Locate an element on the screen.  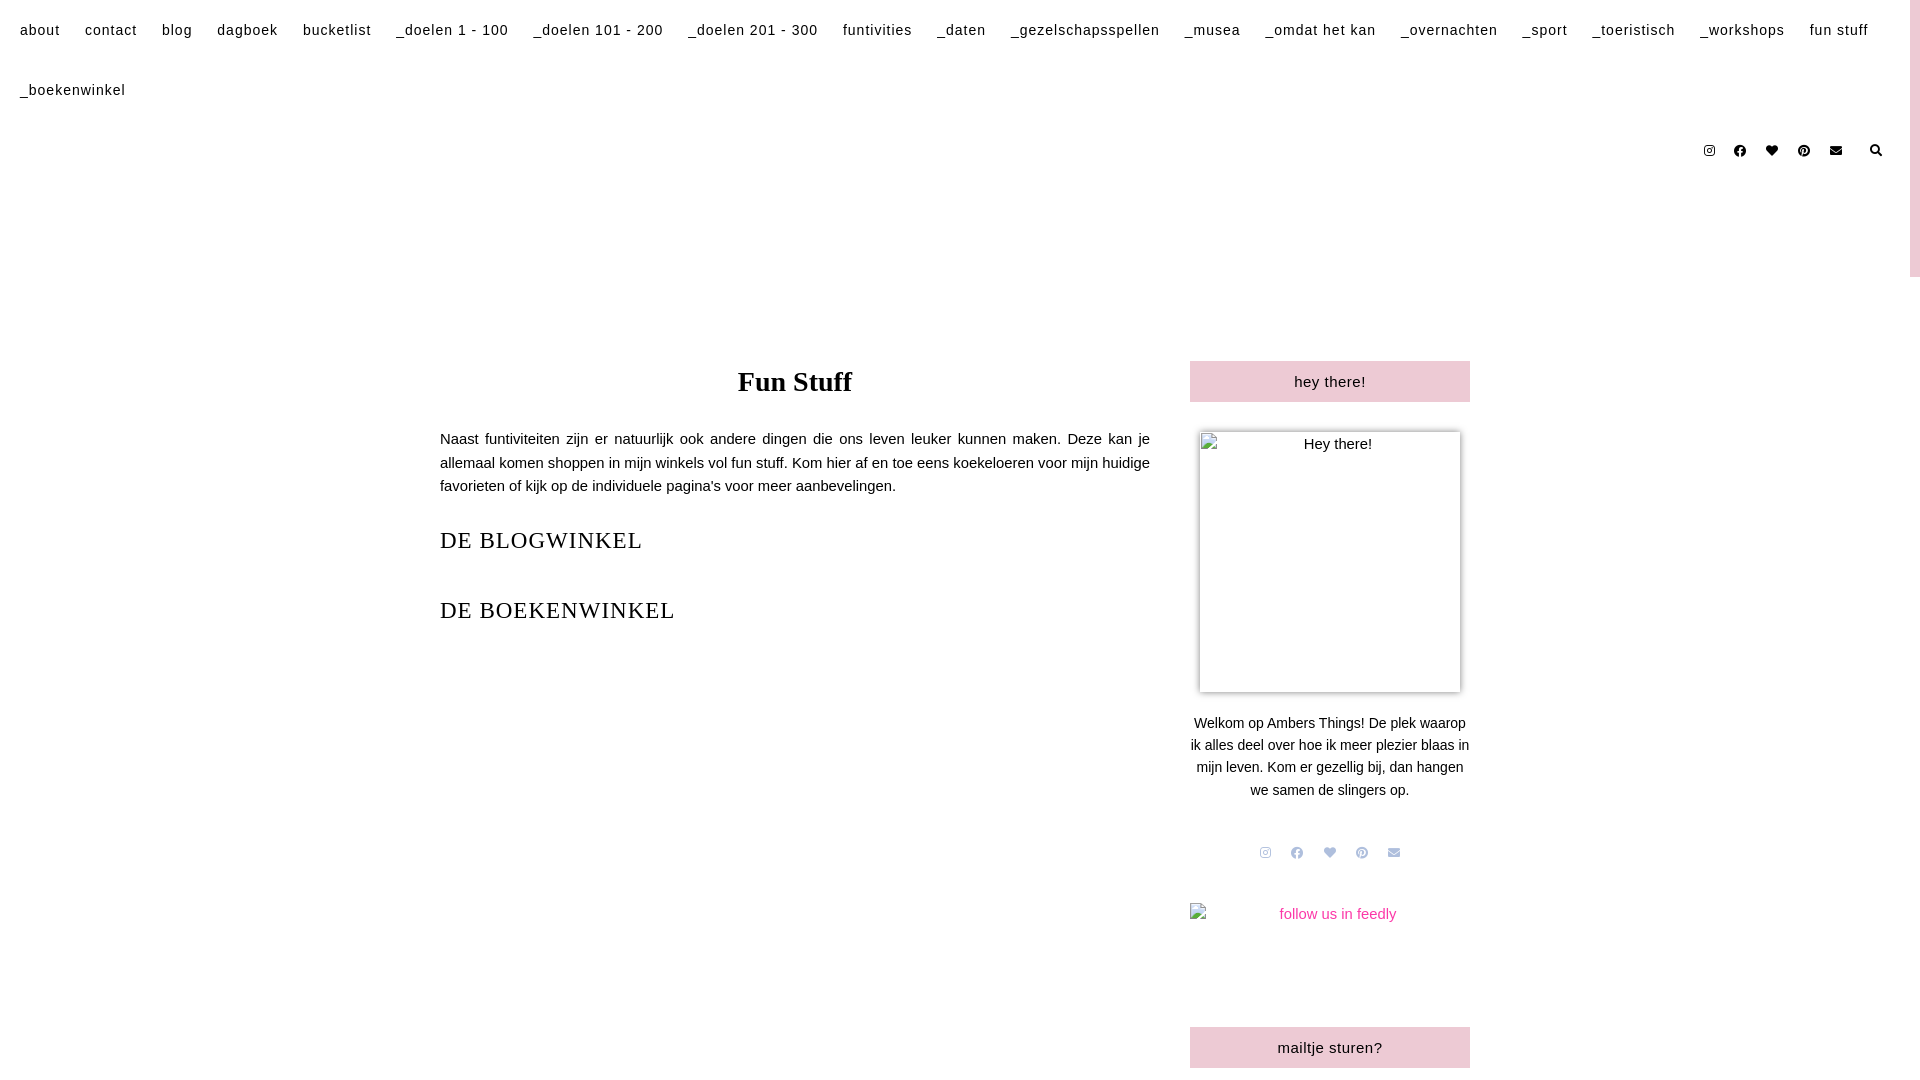
'bucketlist' is located at coordinates (336, 30).